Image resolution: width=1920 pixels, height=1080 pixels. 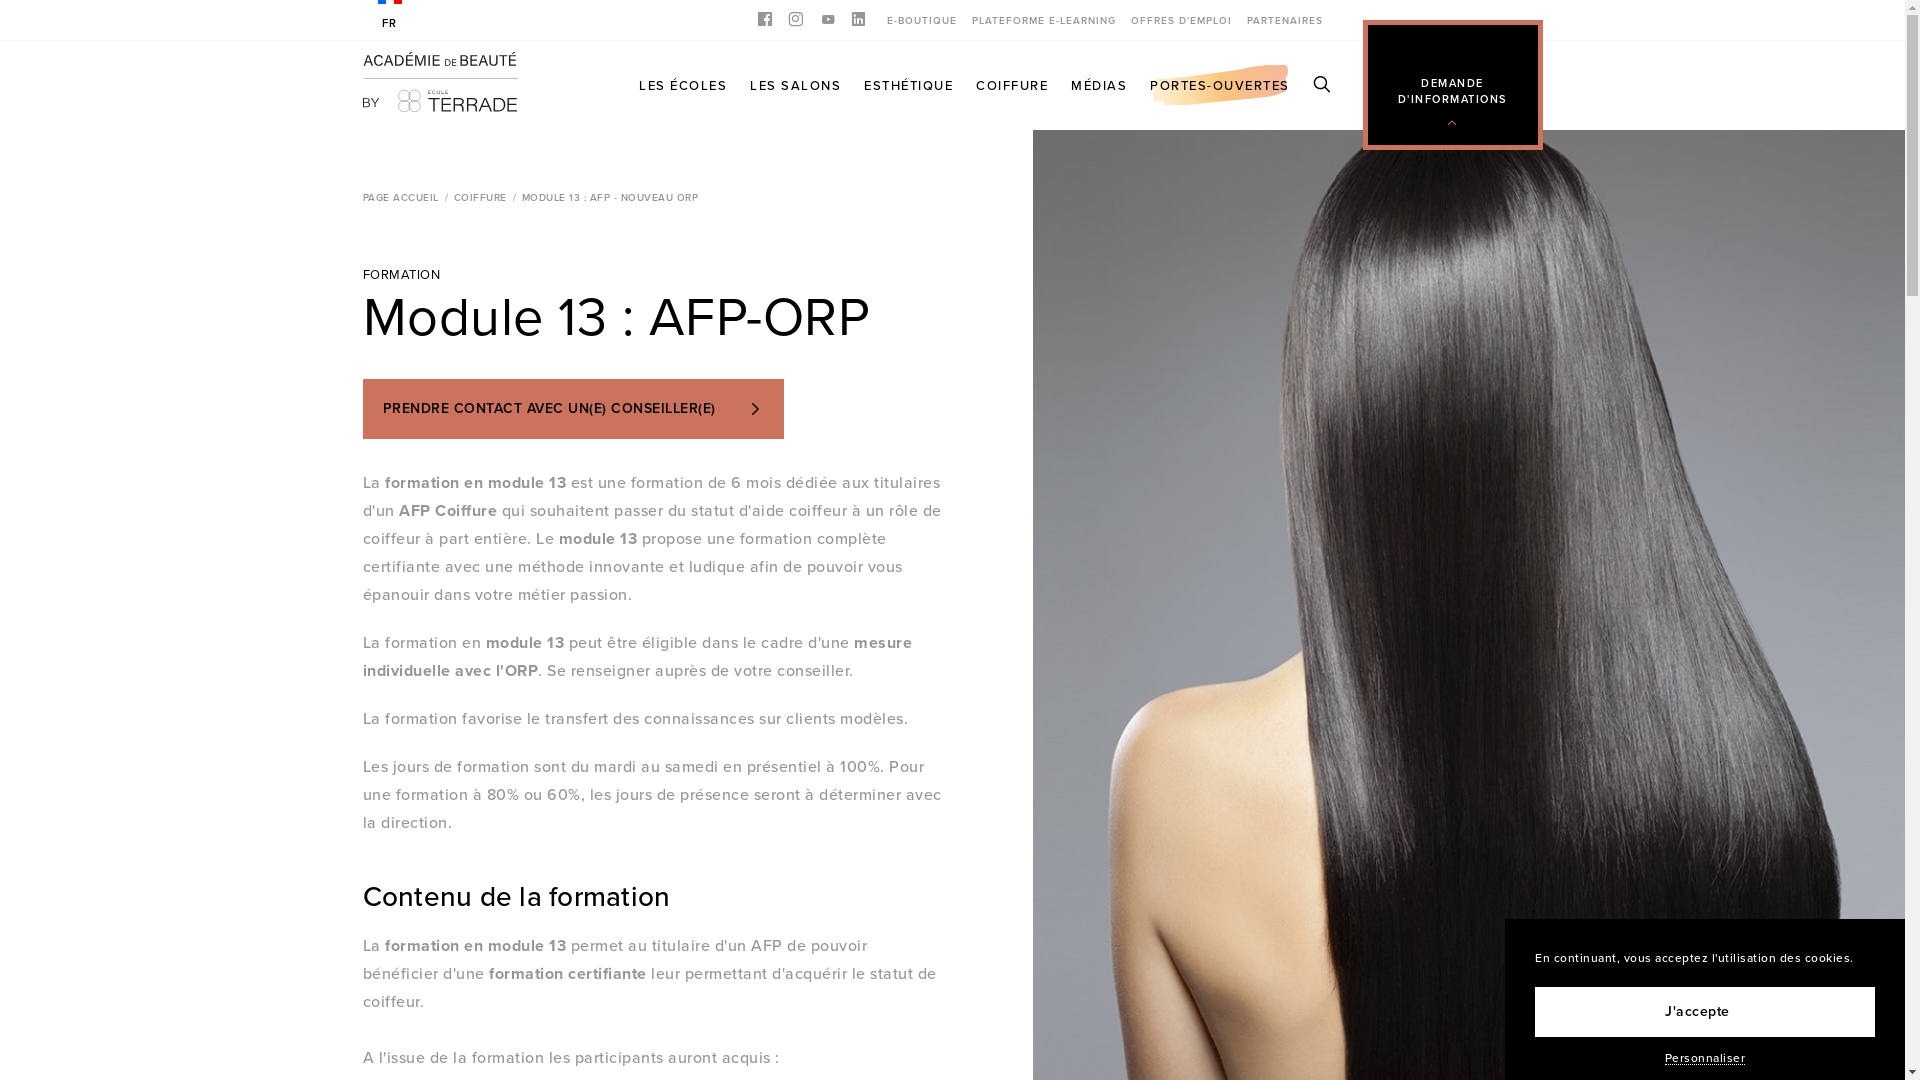 I want to click on 'PARTENAIRES', so click(x=1283, y=19).